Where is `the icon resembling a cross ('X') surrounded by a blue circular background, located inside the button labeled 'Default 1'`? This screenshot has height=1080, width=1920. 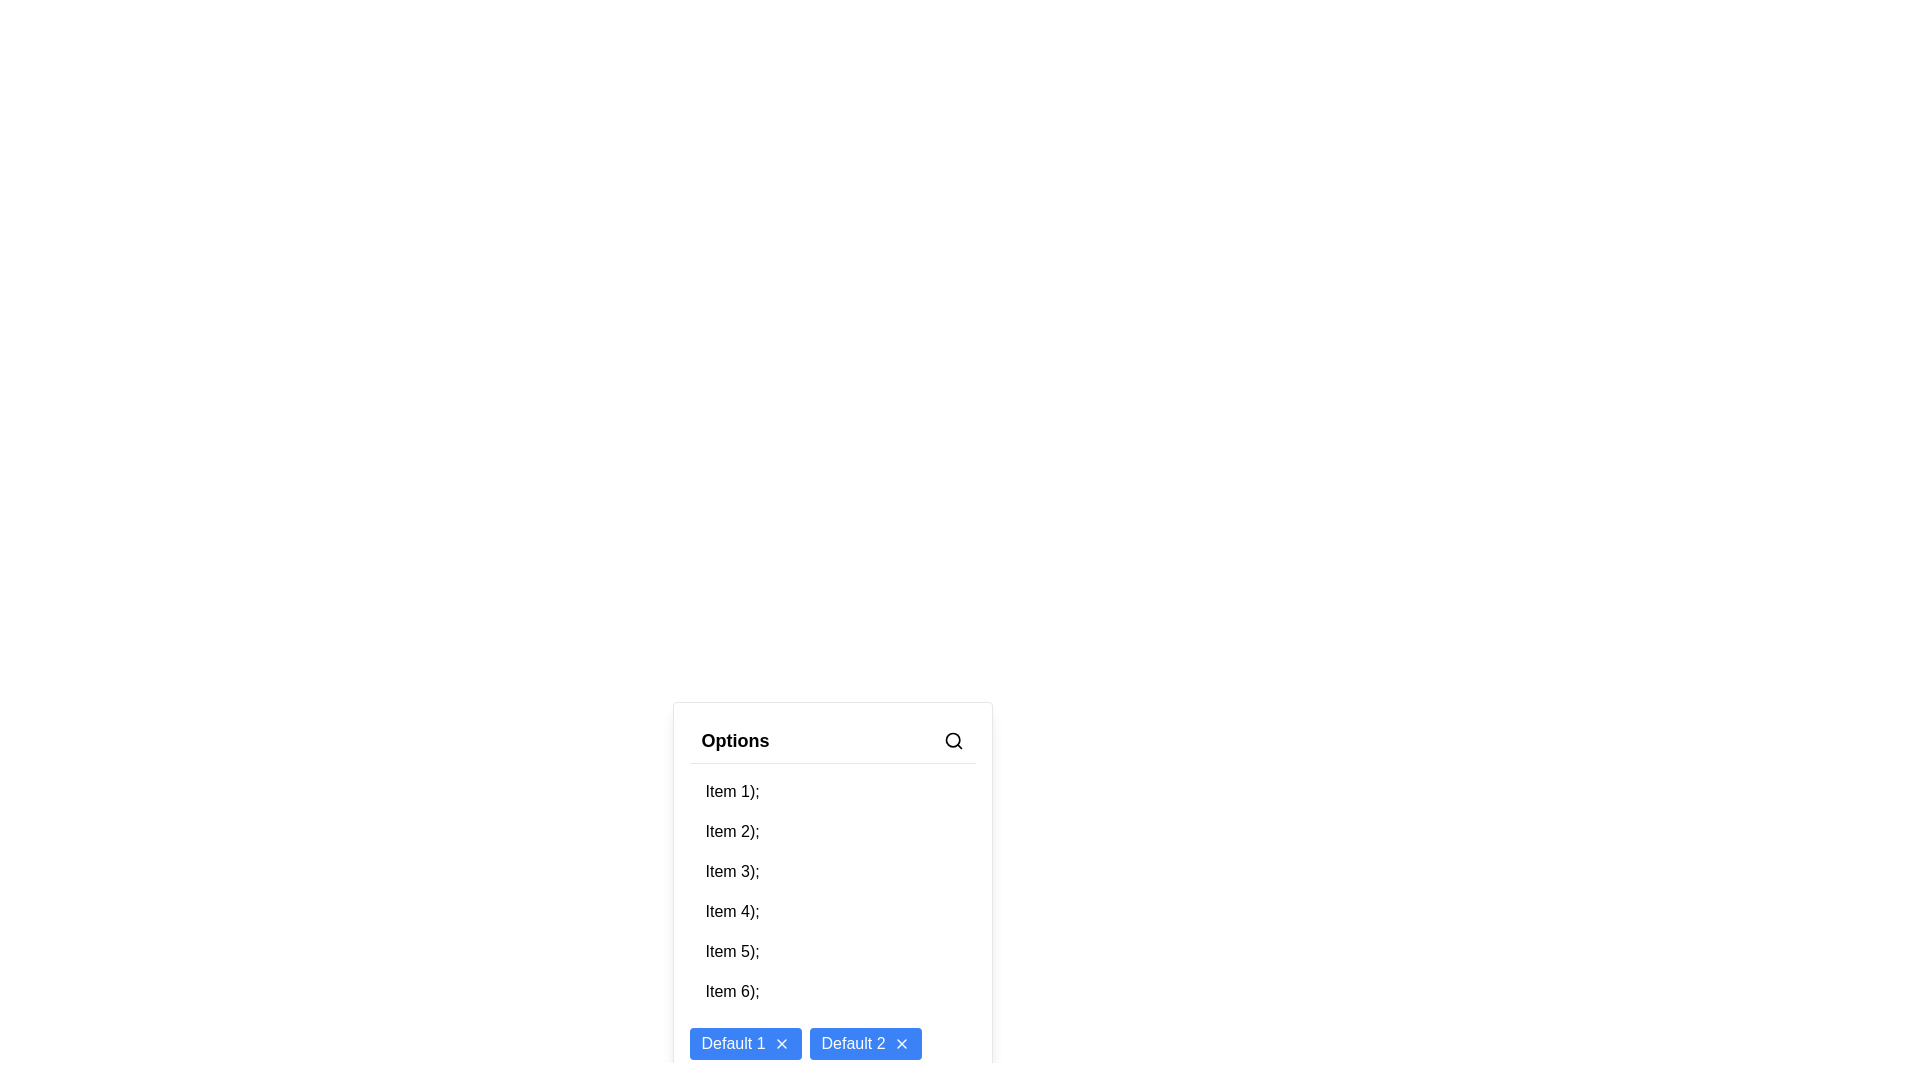
the icon resembling a cross ('X') surrounded by a blue circular background, located inside the button labeled 'Default 1' is located at coordinates (780, 1043).